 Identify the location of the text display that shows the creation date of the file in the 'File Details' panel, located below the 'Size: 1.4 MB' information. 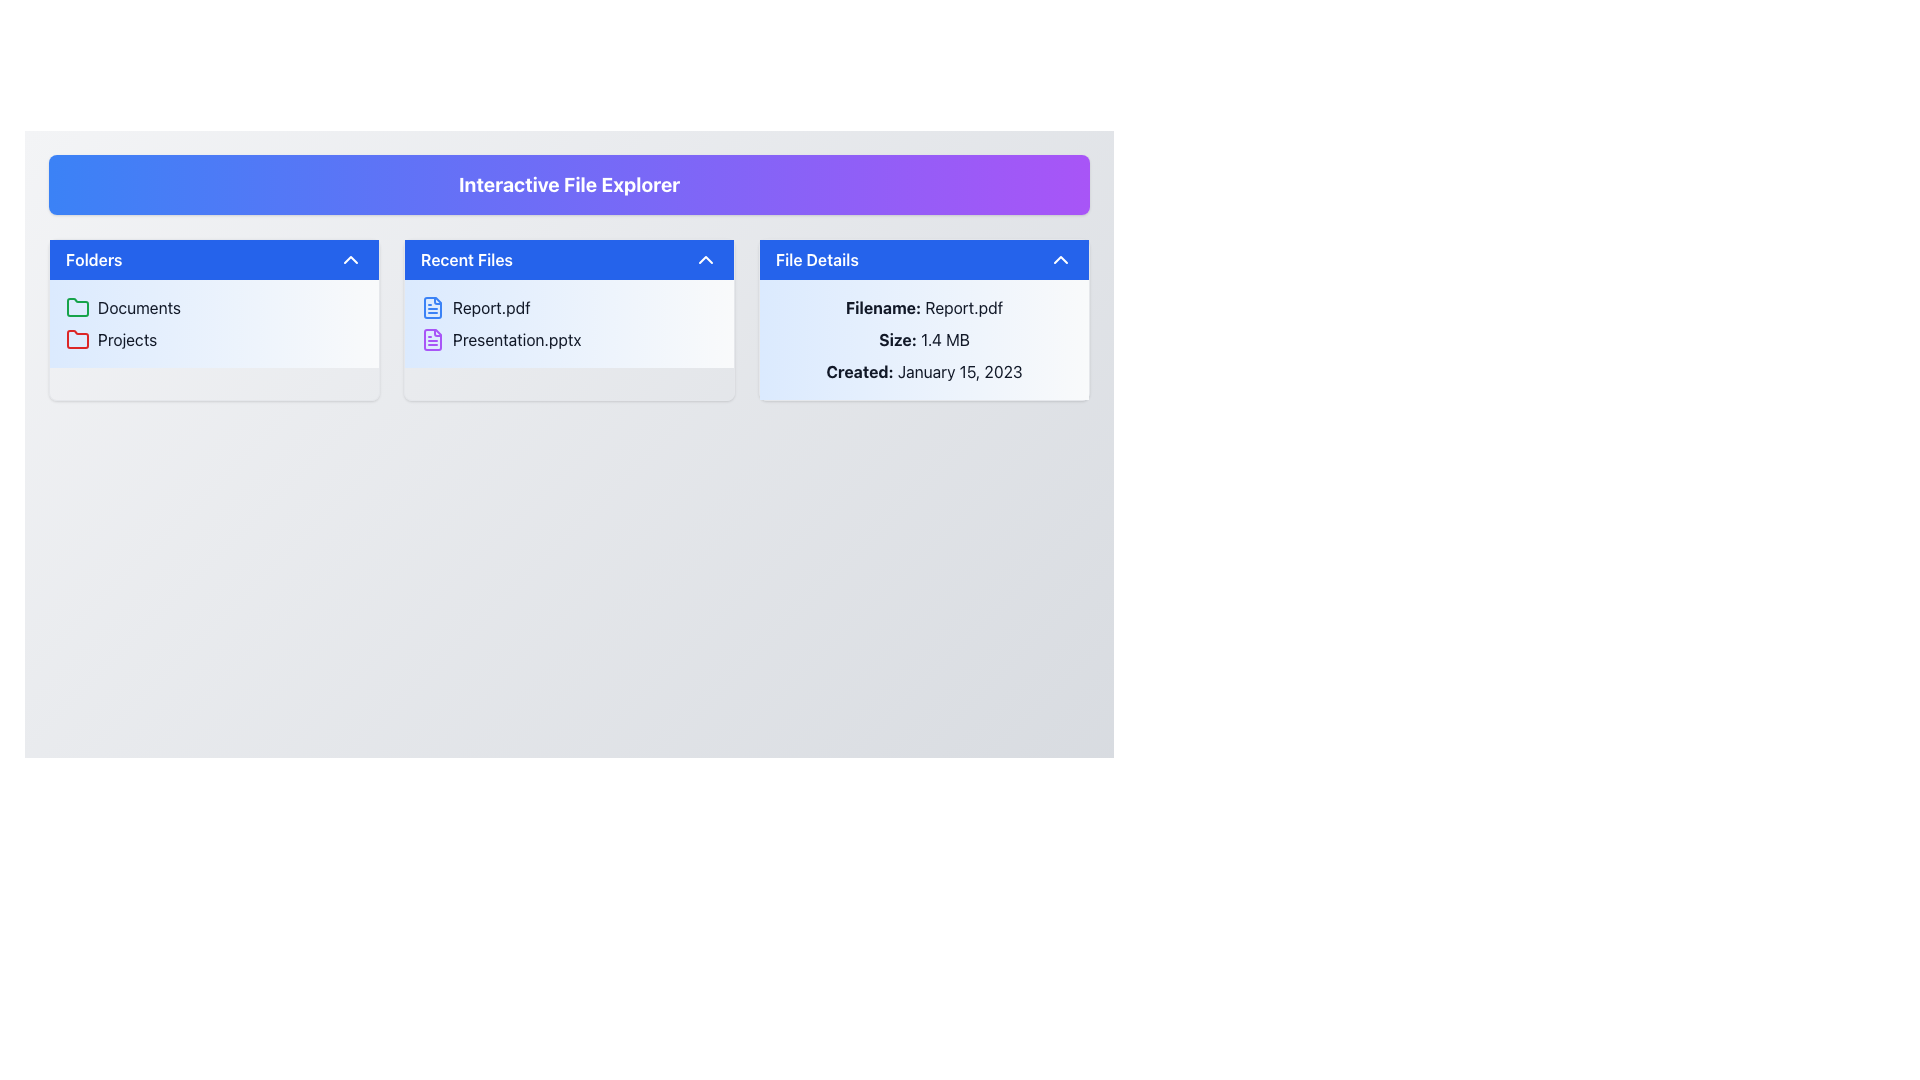
(923, 371).